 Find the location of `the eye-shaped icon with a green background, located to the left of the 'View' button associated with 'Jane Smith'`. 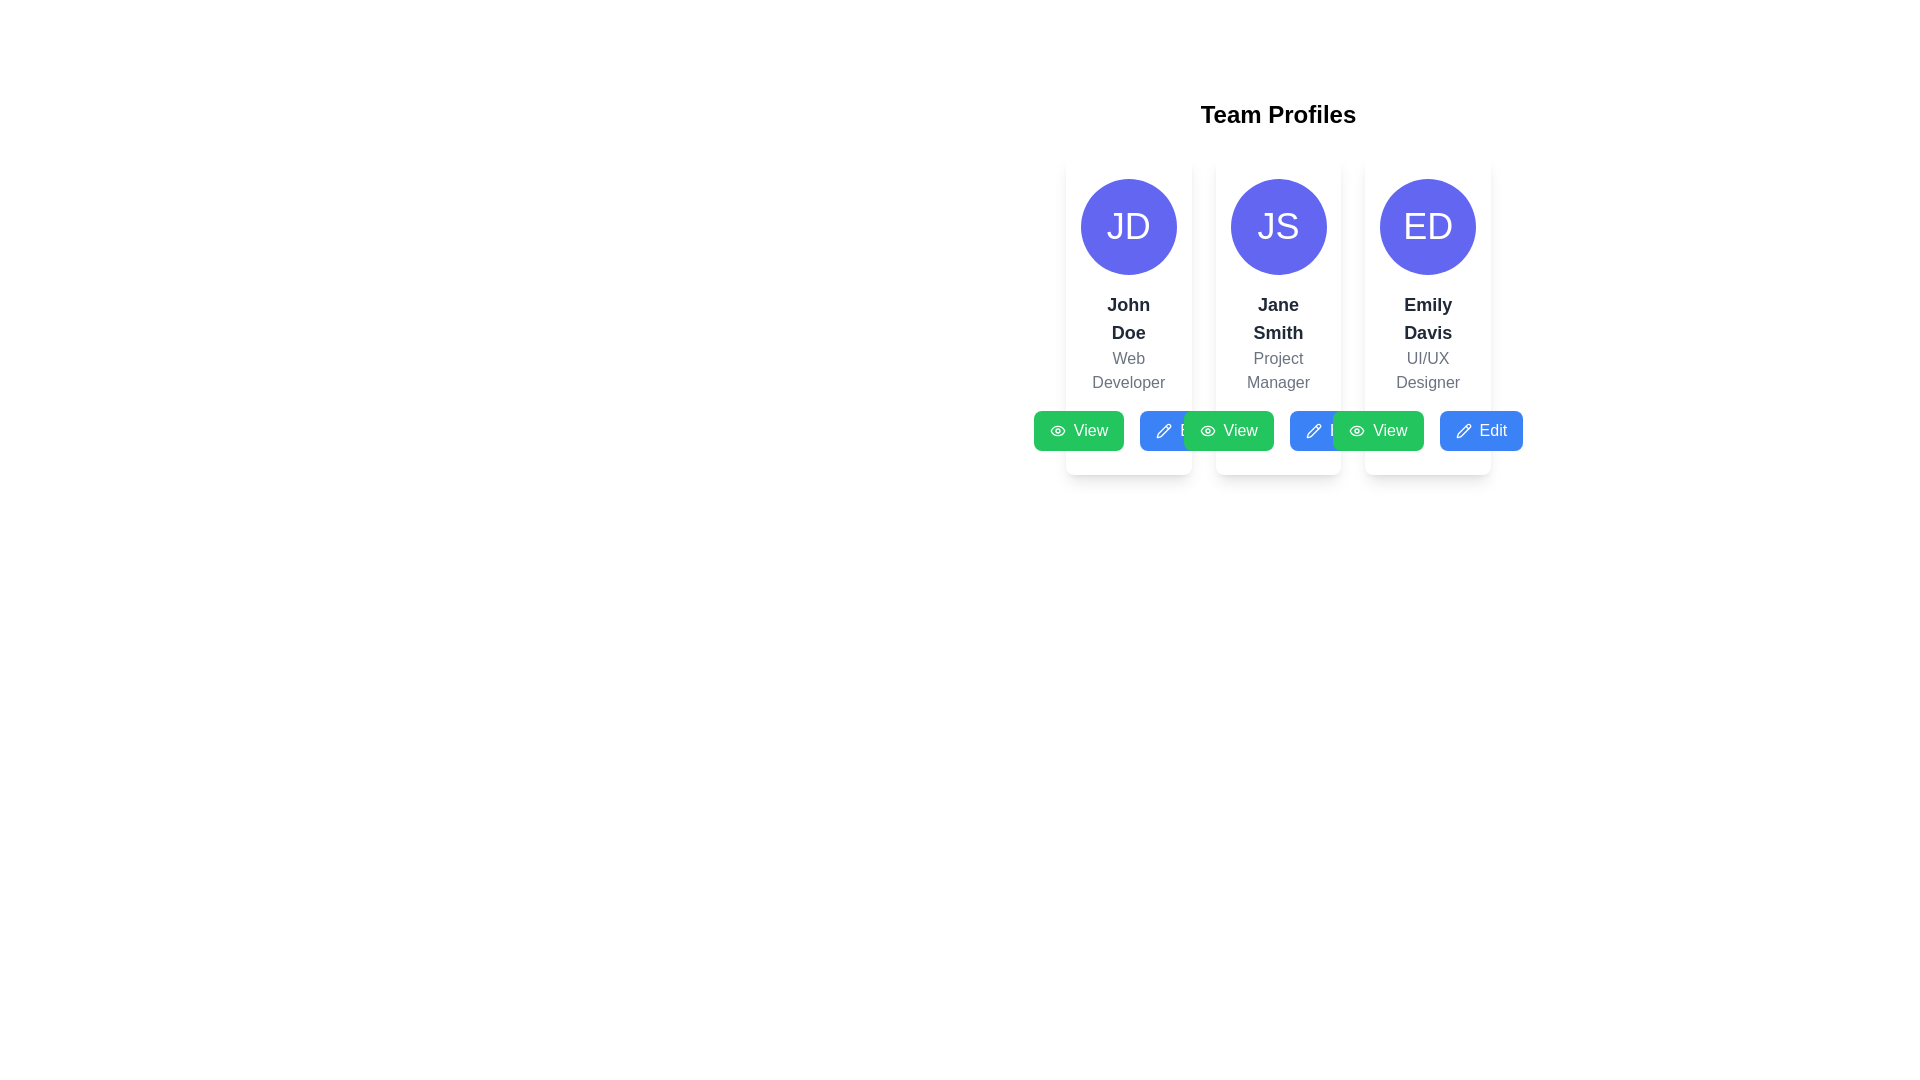

the eye-shaped icon with a green background, located to the left of the 'View' button associated with 'Jane Smith' is located at coordinates (1206, 430).